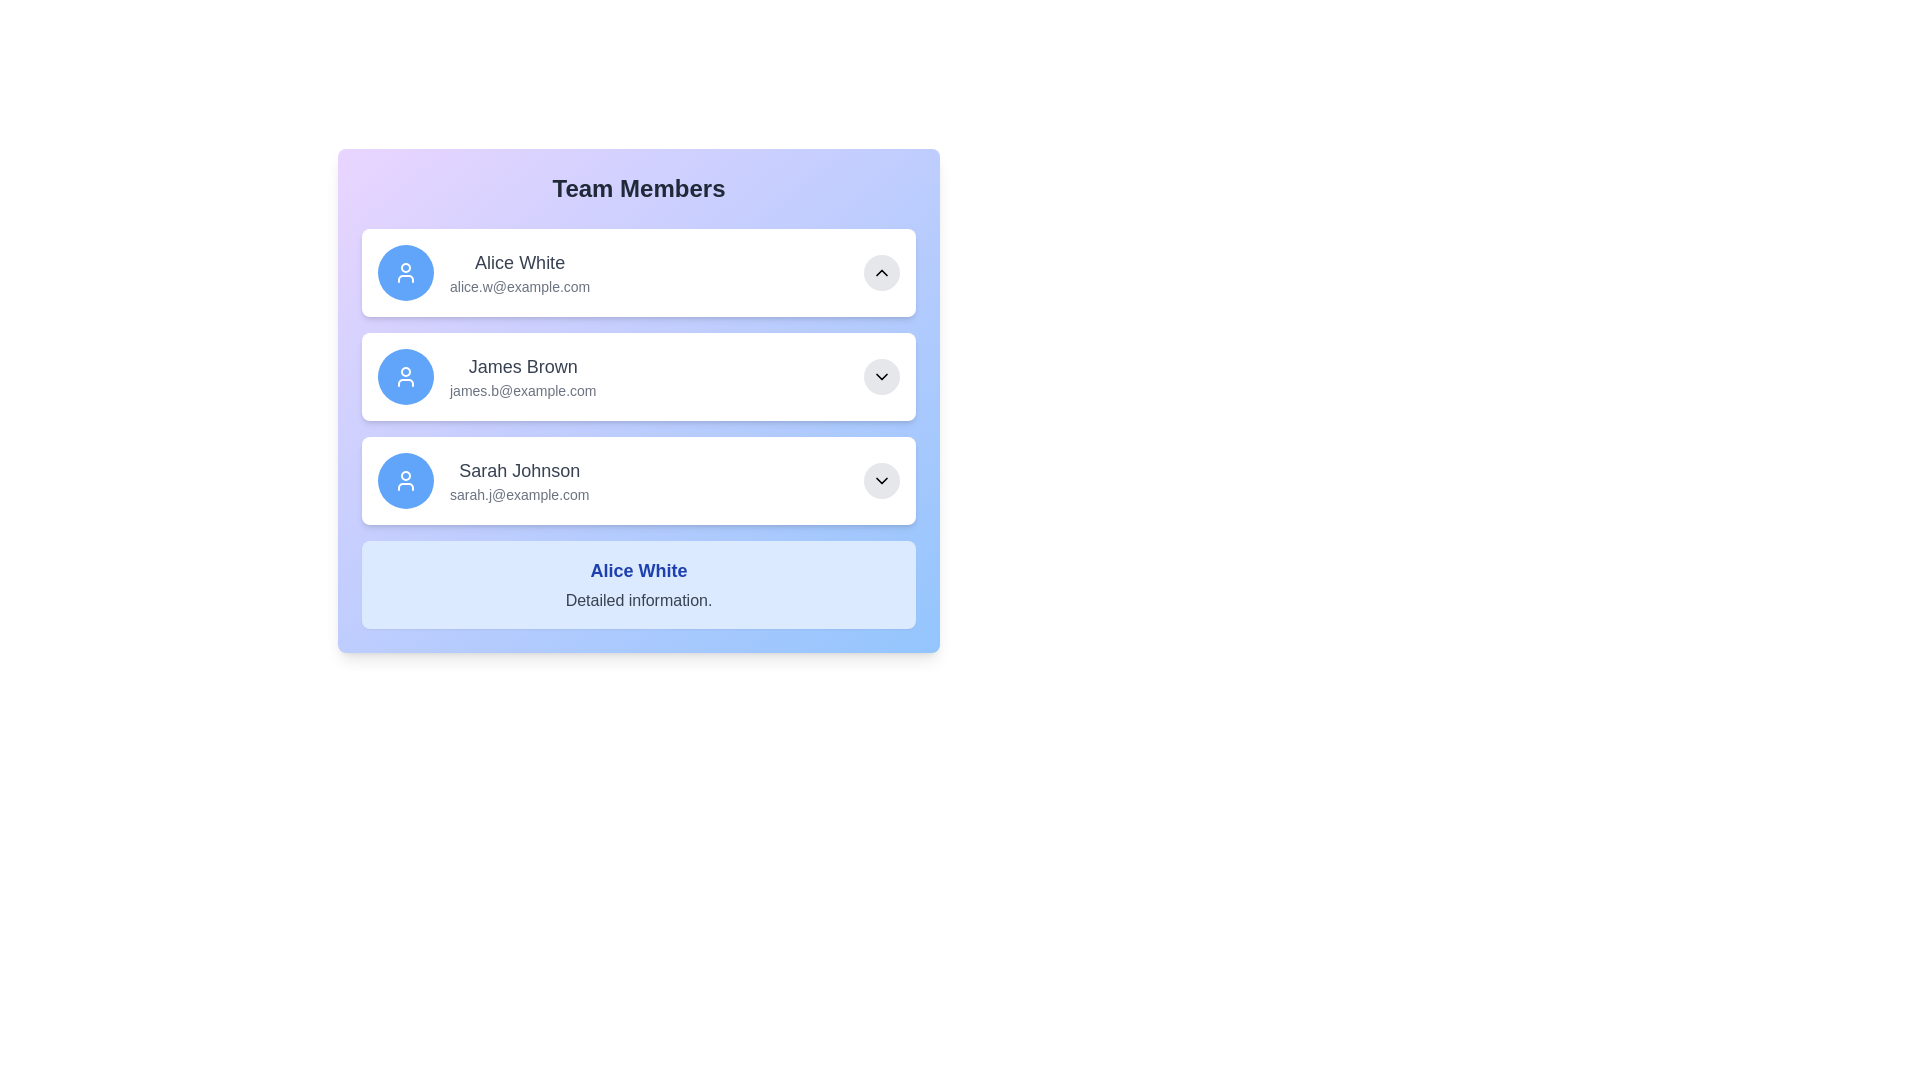 The height and width of the screenshot is (1080, 1920). Describe the element at coordinates (881, 273) in the screenshot. I see `the icon button for collapsing the detailed view of 'Alice White' in the 'Team Members' panel` at that location.